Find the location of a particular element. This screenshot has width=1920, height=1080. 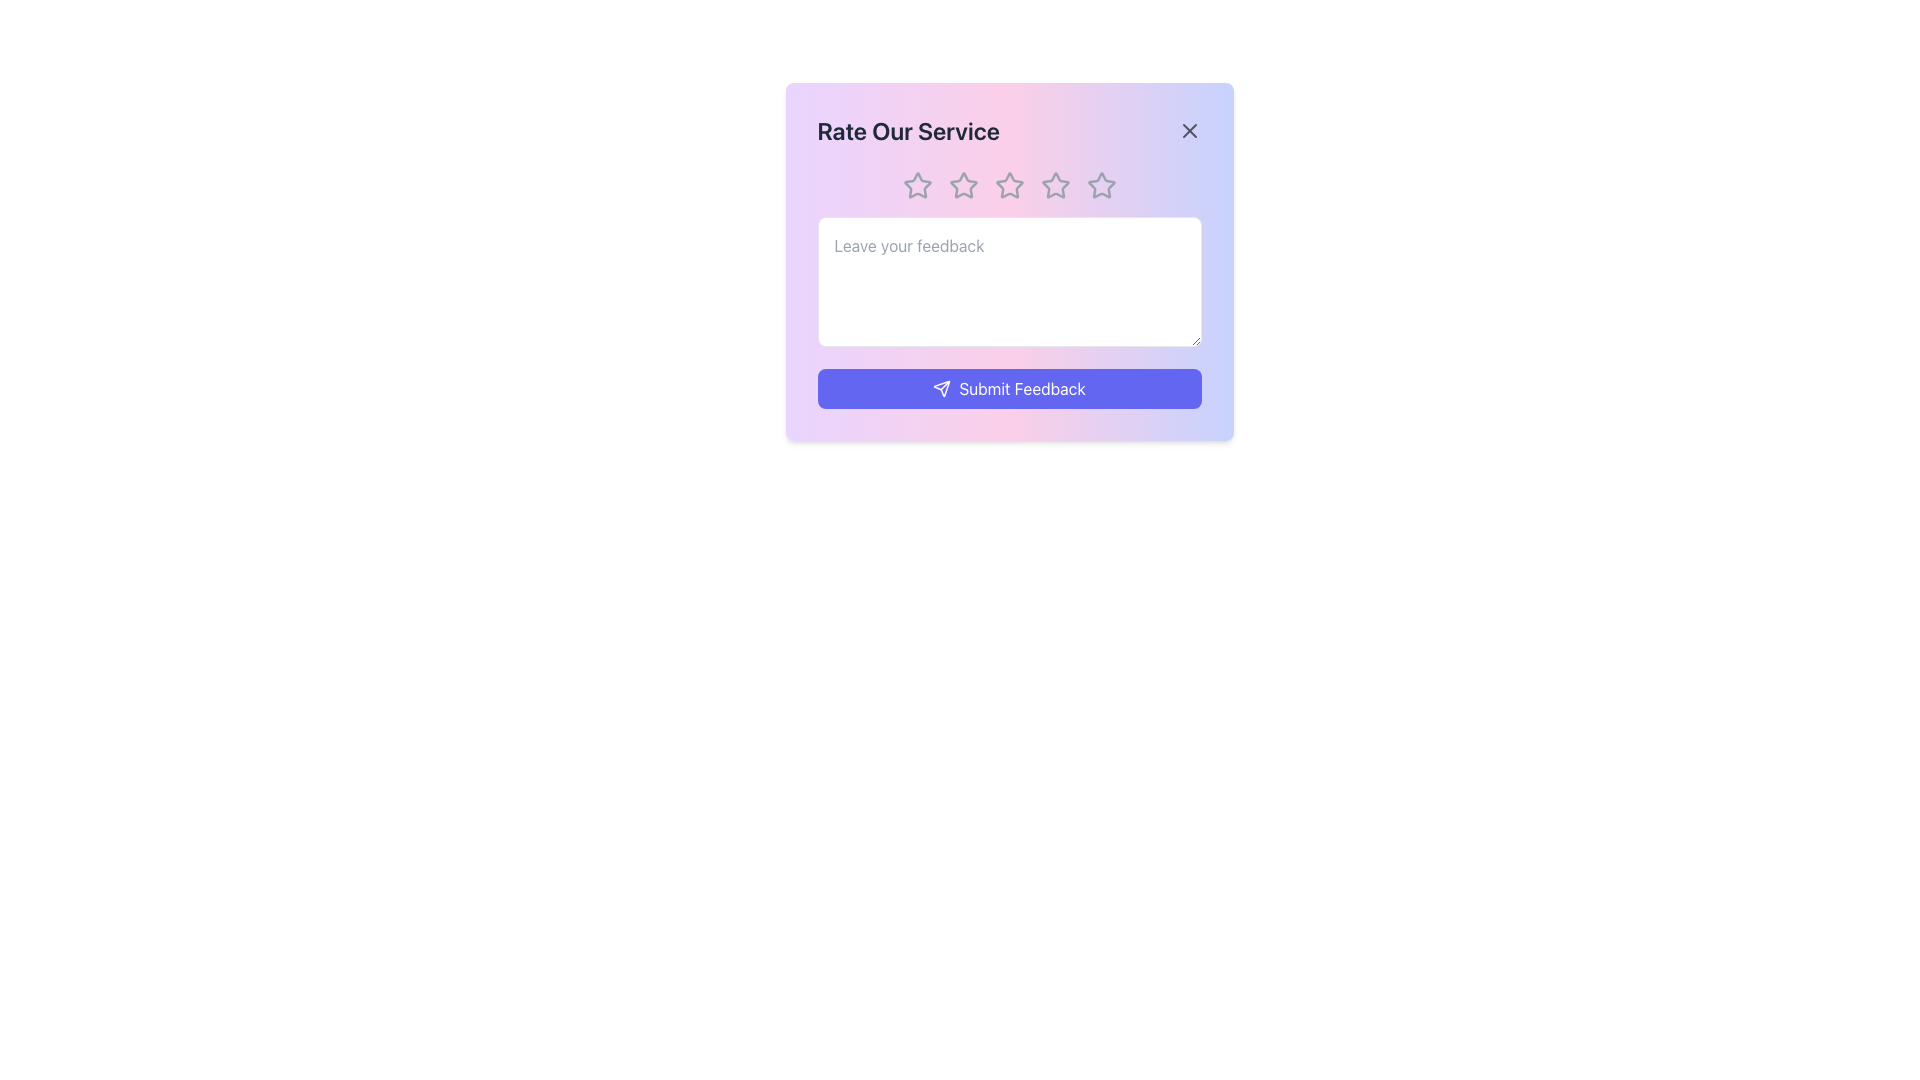

the first rating star icon in the feedback modal is located at coordinates (916, 185).